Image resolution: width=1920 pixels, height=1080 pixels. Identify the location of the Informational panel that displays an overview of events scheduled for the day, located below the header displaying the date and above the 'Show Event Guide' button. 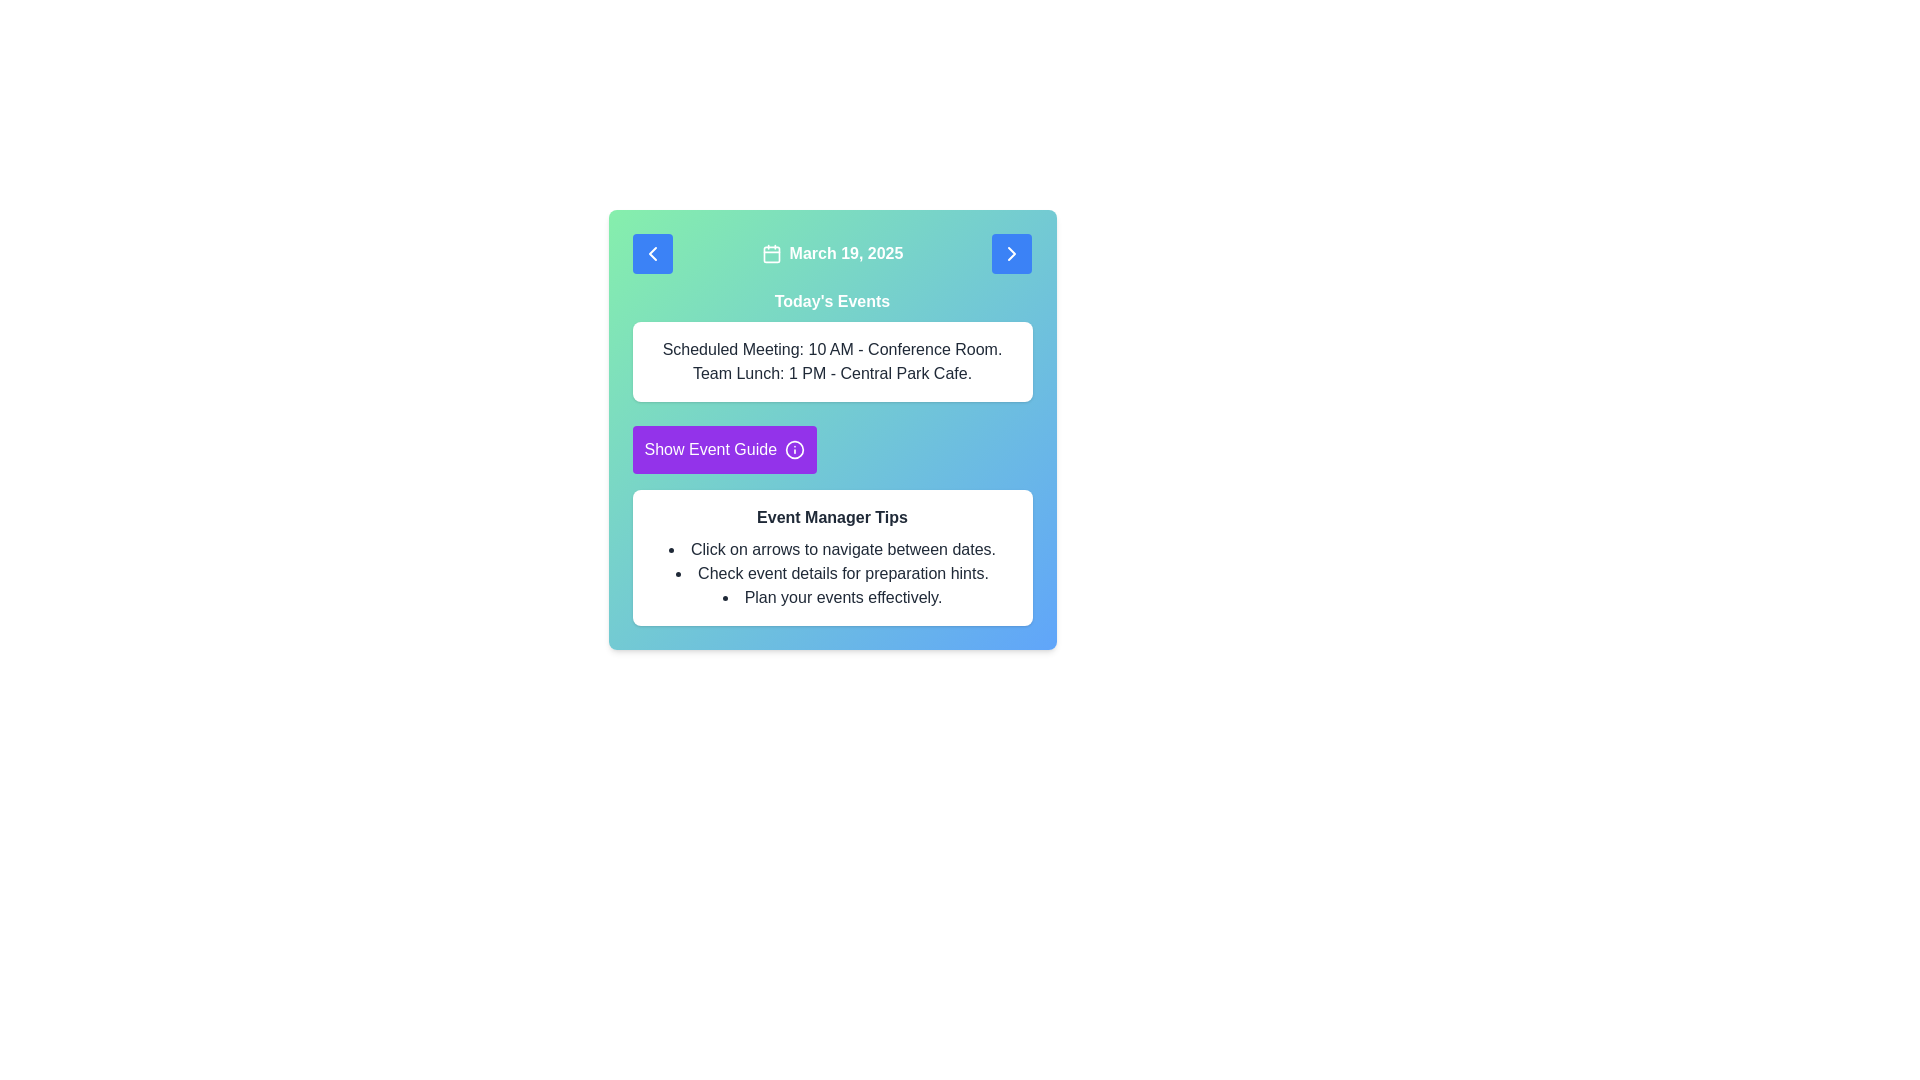
(832, 345).